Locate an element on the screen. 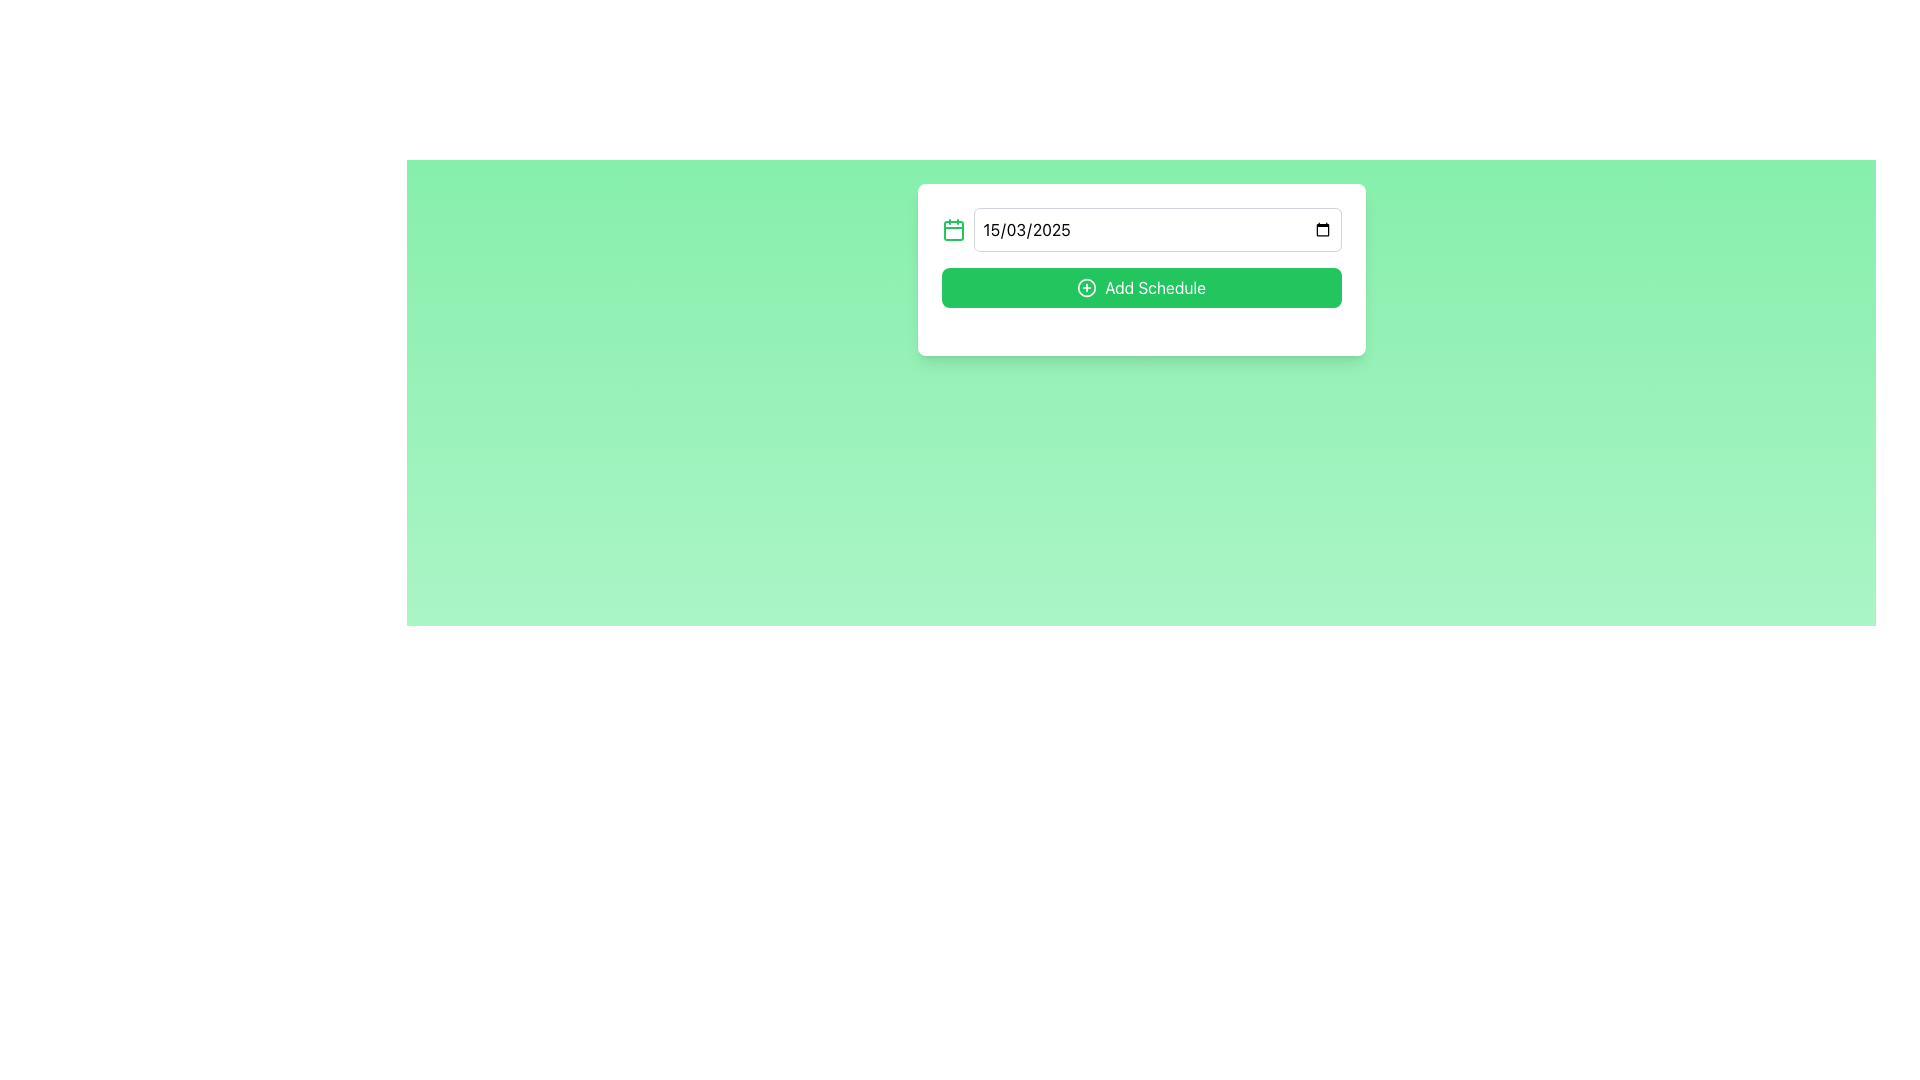 The height and width of the screenshot is (1080, 1920). the '+' icon within the green rectangular button labeled 'Add Schedule' located at the bottom of the interface card is located at coordinates (1086, 288).